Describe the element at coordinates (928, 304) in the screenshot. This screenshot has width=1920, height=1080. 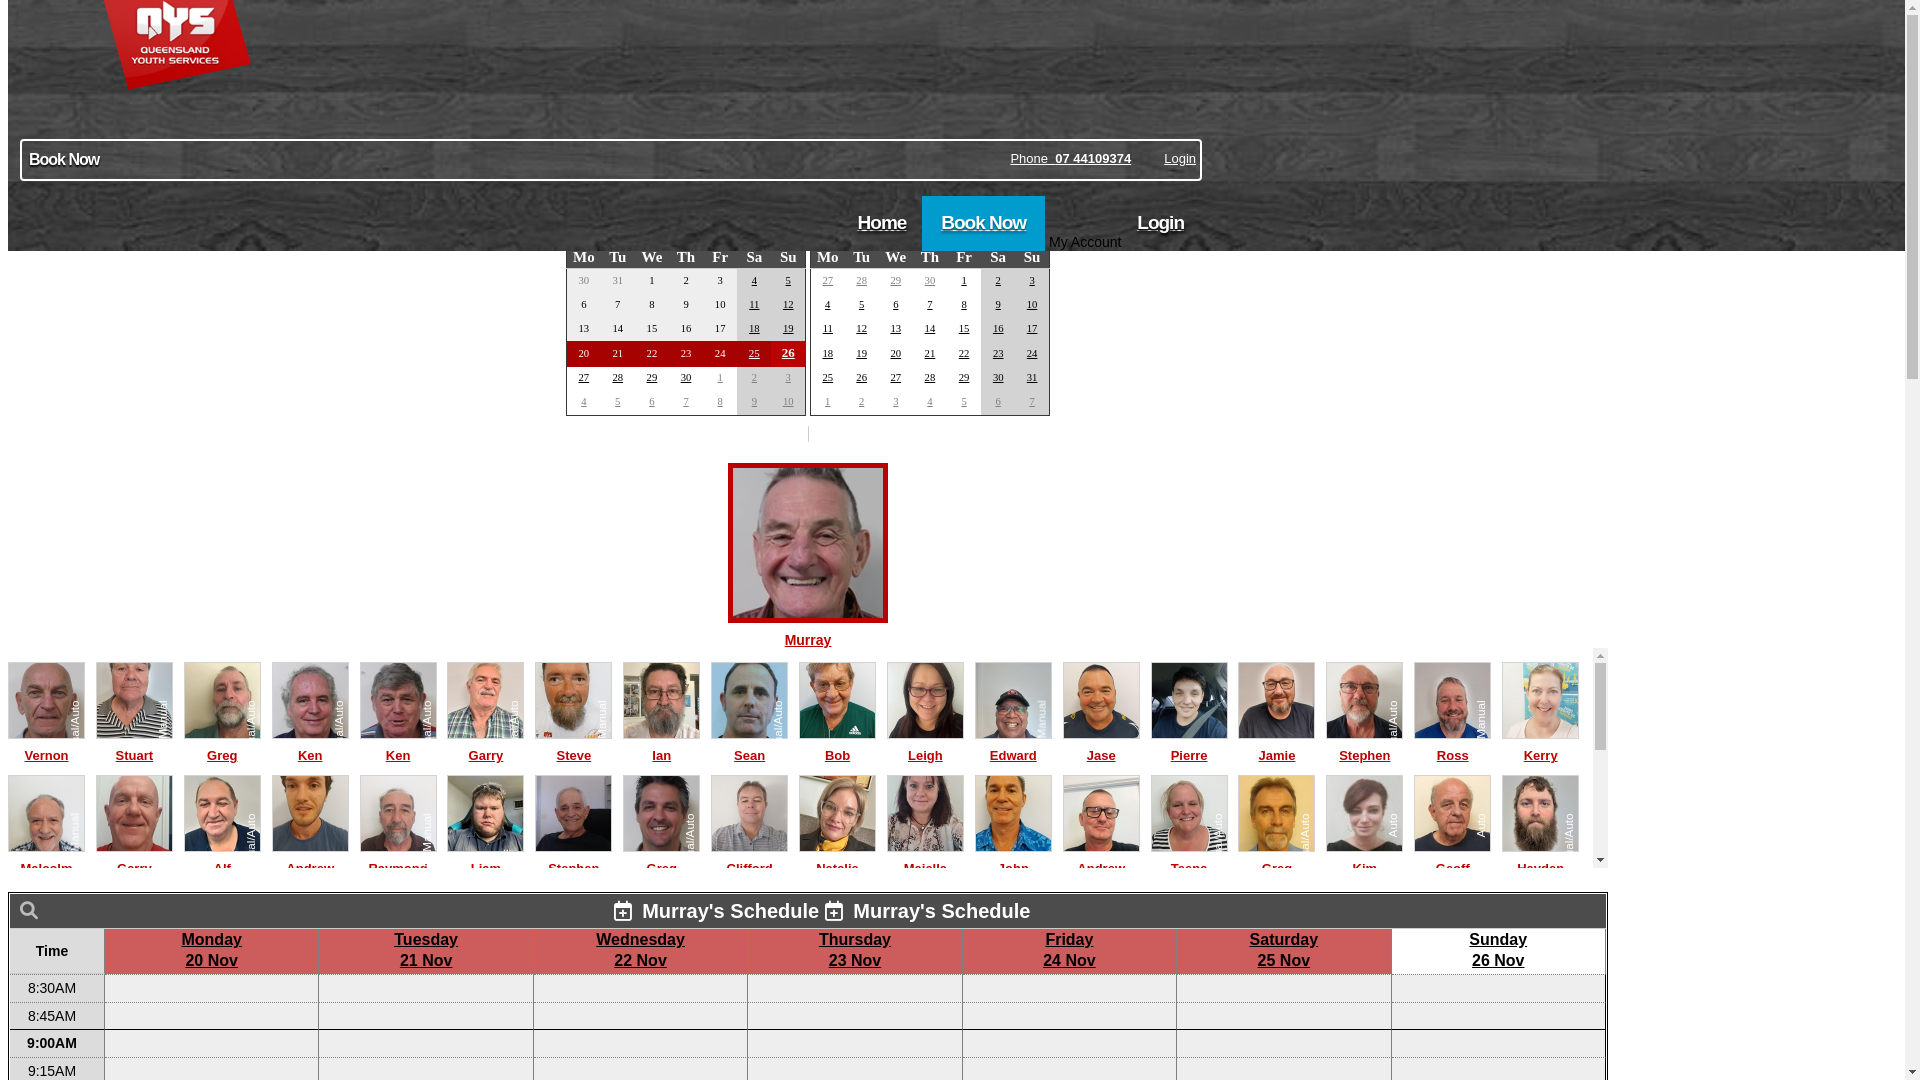
I see `'7'` at that location.